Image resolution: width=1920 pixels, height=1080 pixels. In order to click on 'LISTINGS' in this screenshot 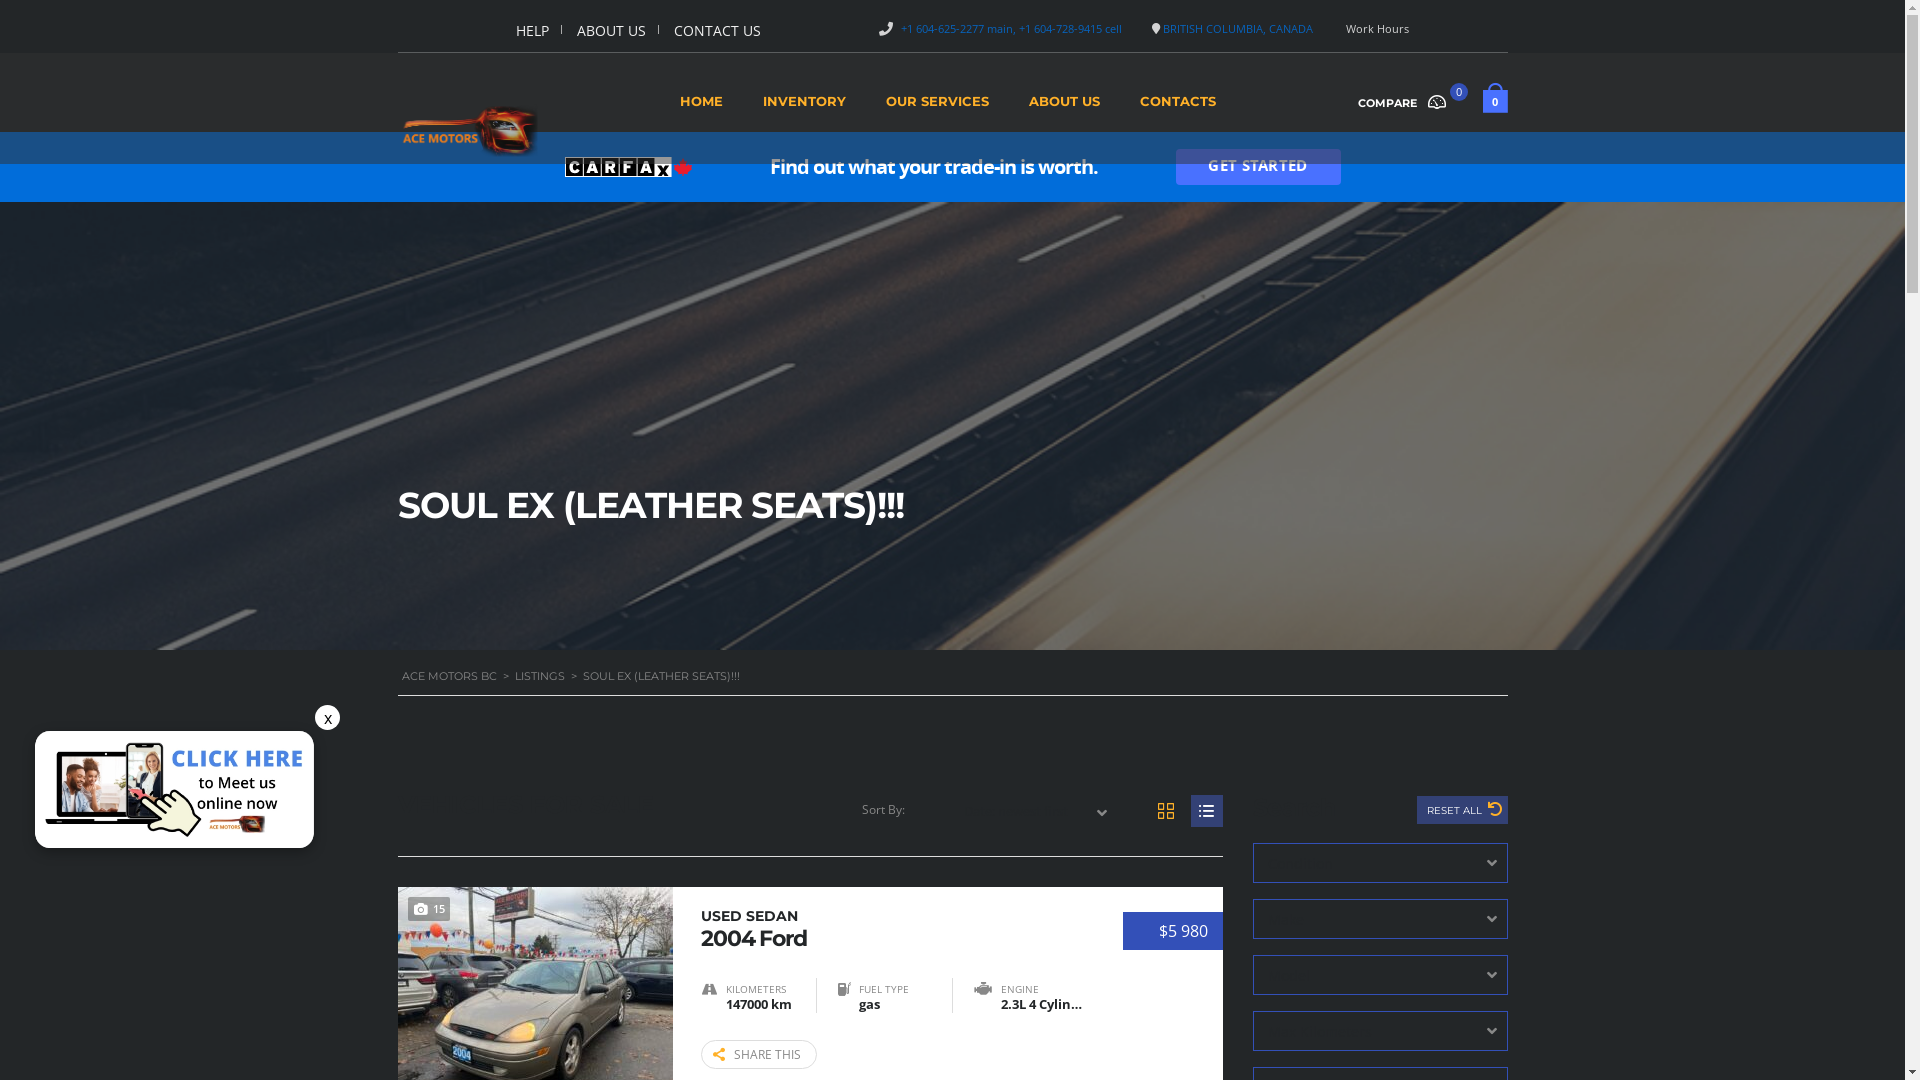, I will do `click(538, 675)`.